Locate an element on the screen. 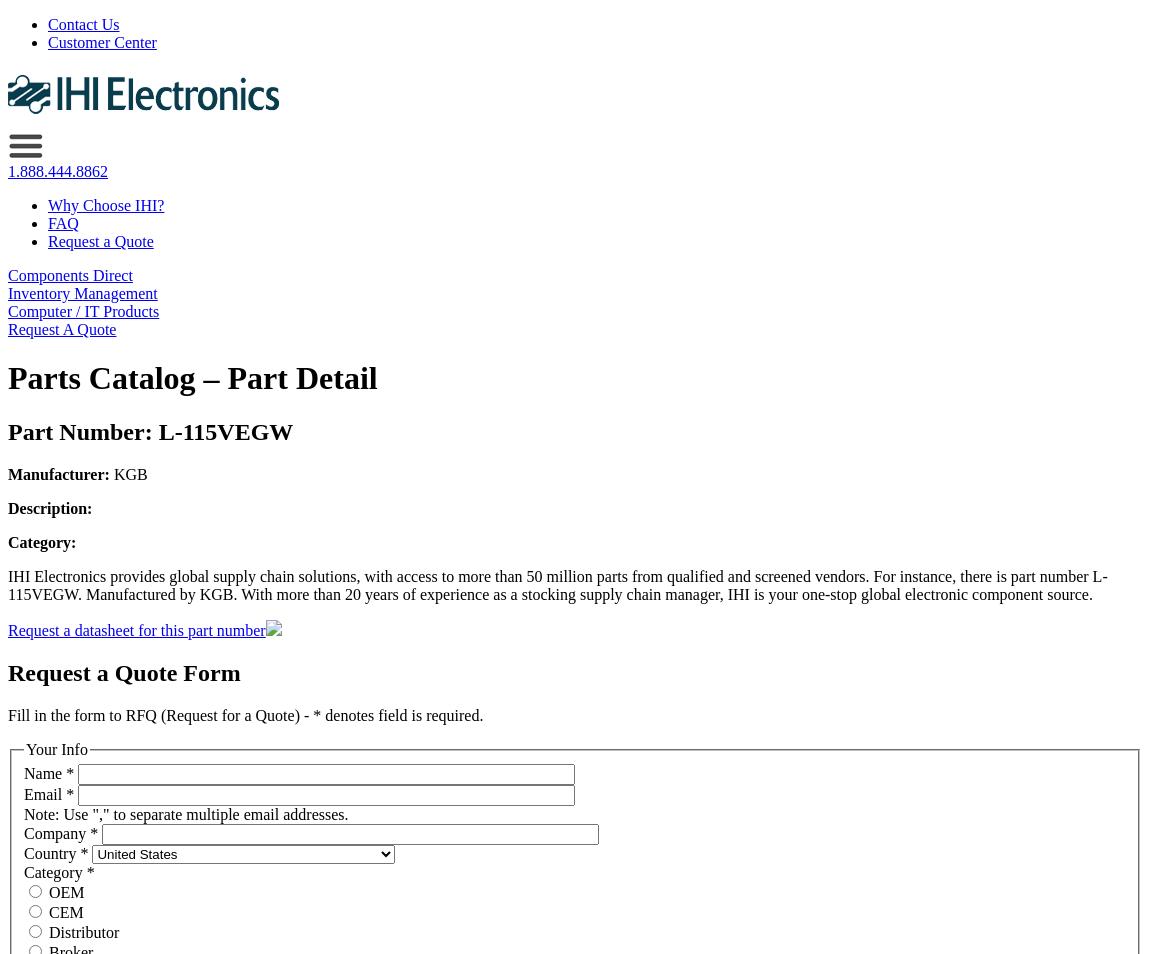 This screenshot has width=1150, height=954. 'Customer Center' is located at coordinates (101, 41).